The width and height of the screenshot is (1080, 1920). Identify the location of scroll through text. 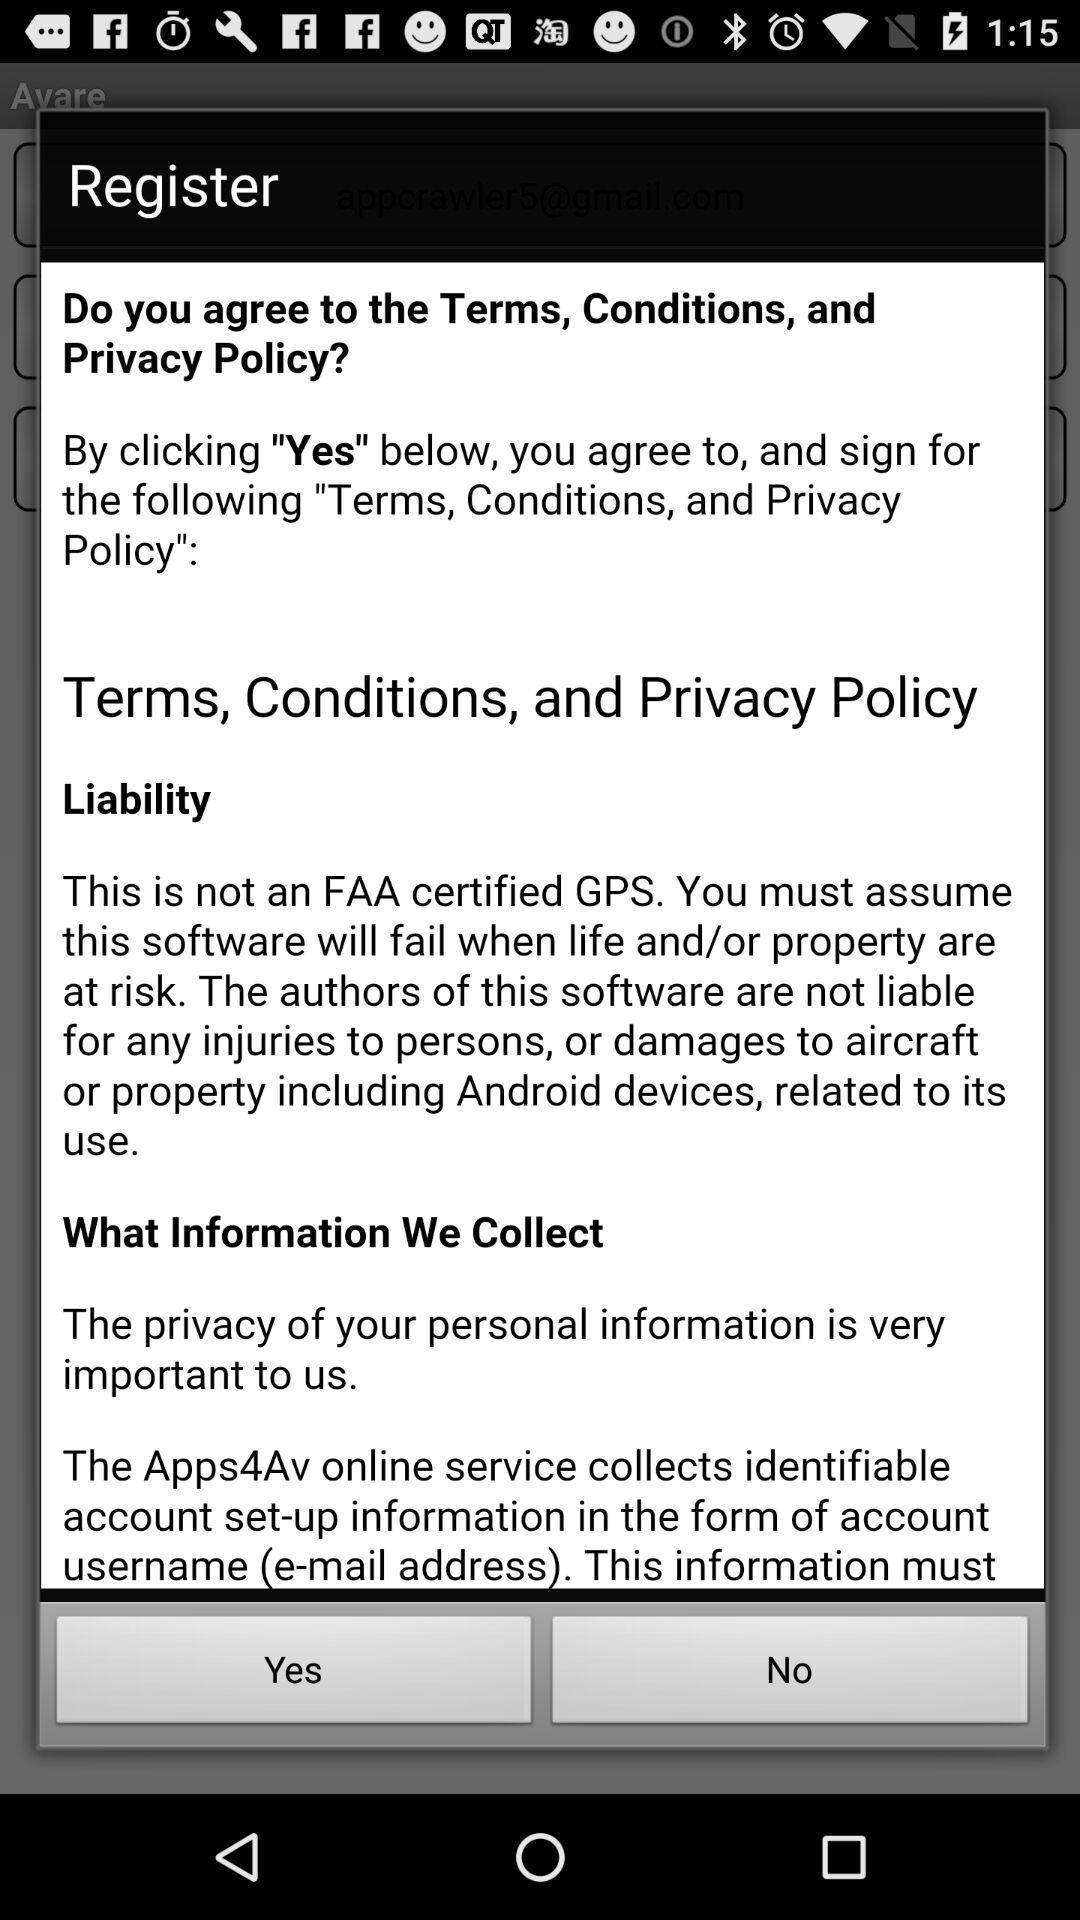
(542, 924).